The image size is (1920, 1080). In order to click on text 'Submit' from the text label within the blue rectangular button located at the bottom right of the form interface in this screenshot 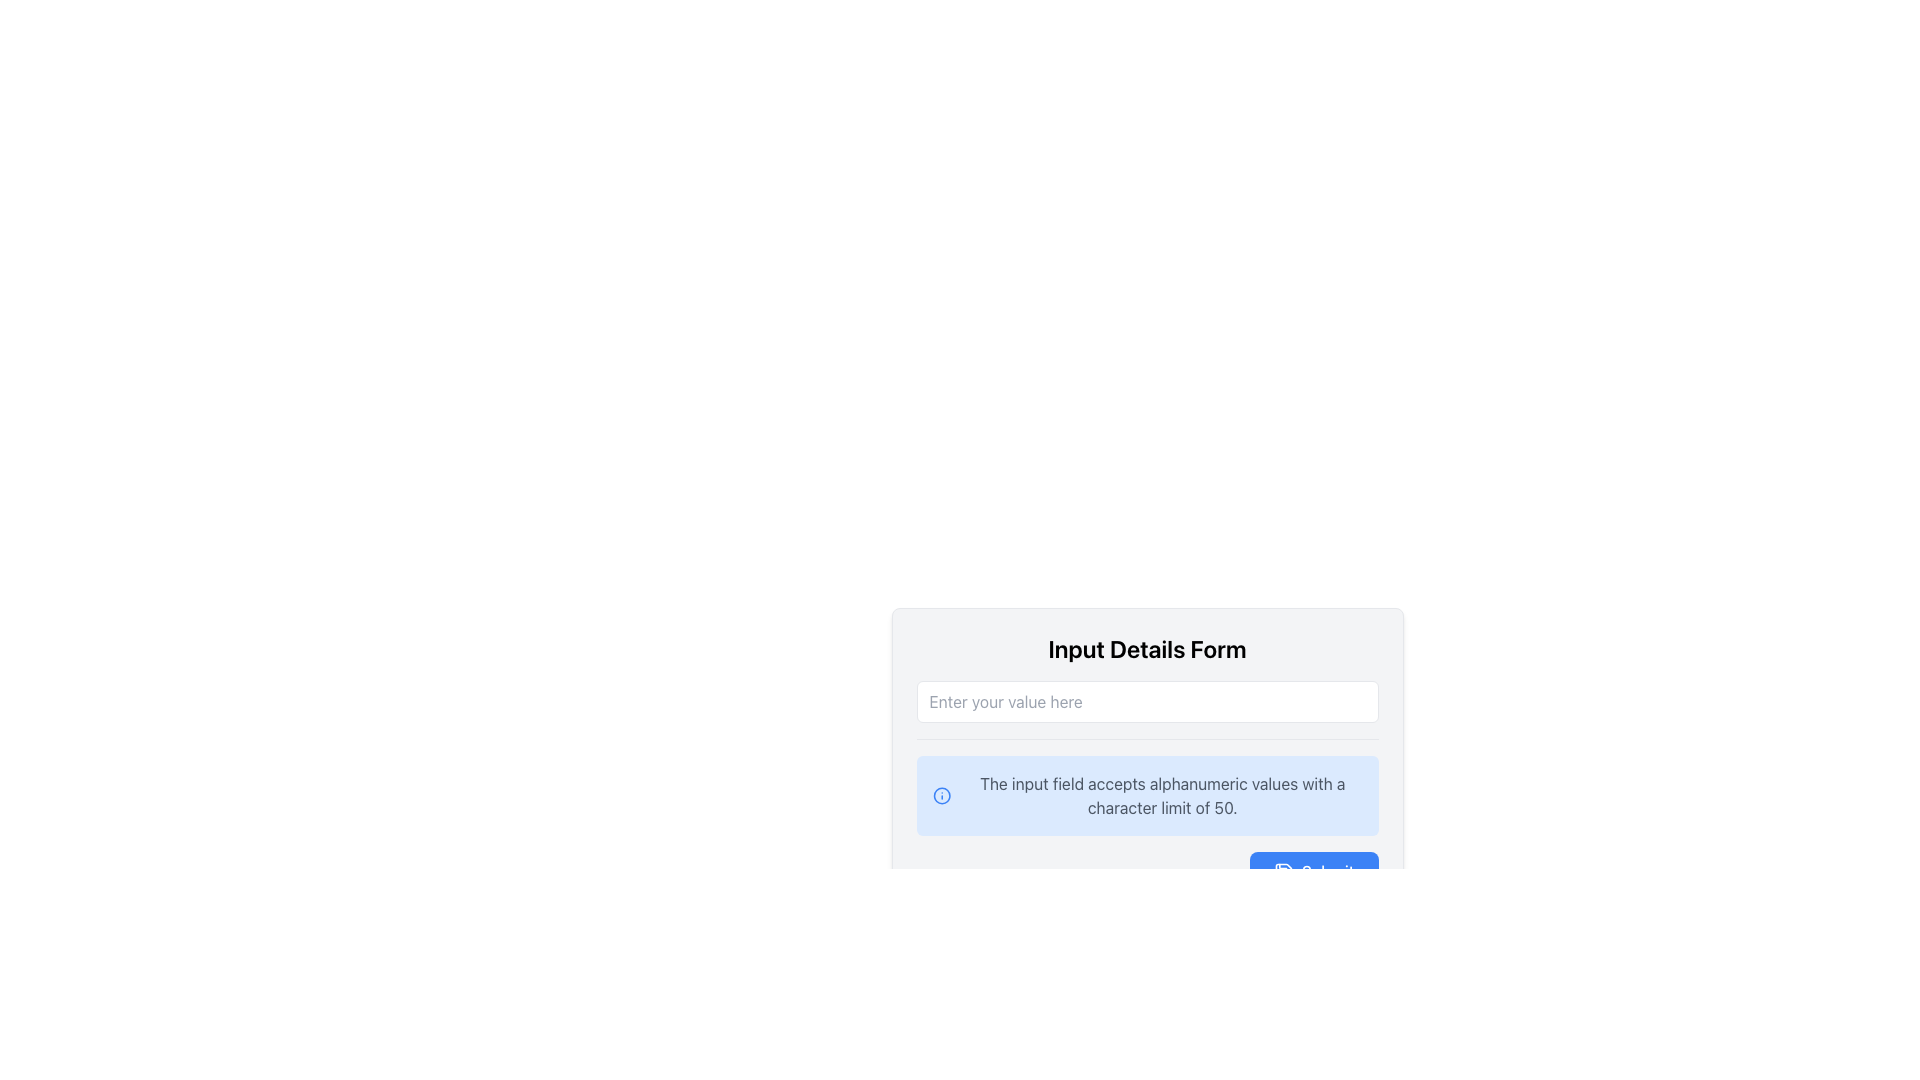, I will do `click(1328, 870)`.